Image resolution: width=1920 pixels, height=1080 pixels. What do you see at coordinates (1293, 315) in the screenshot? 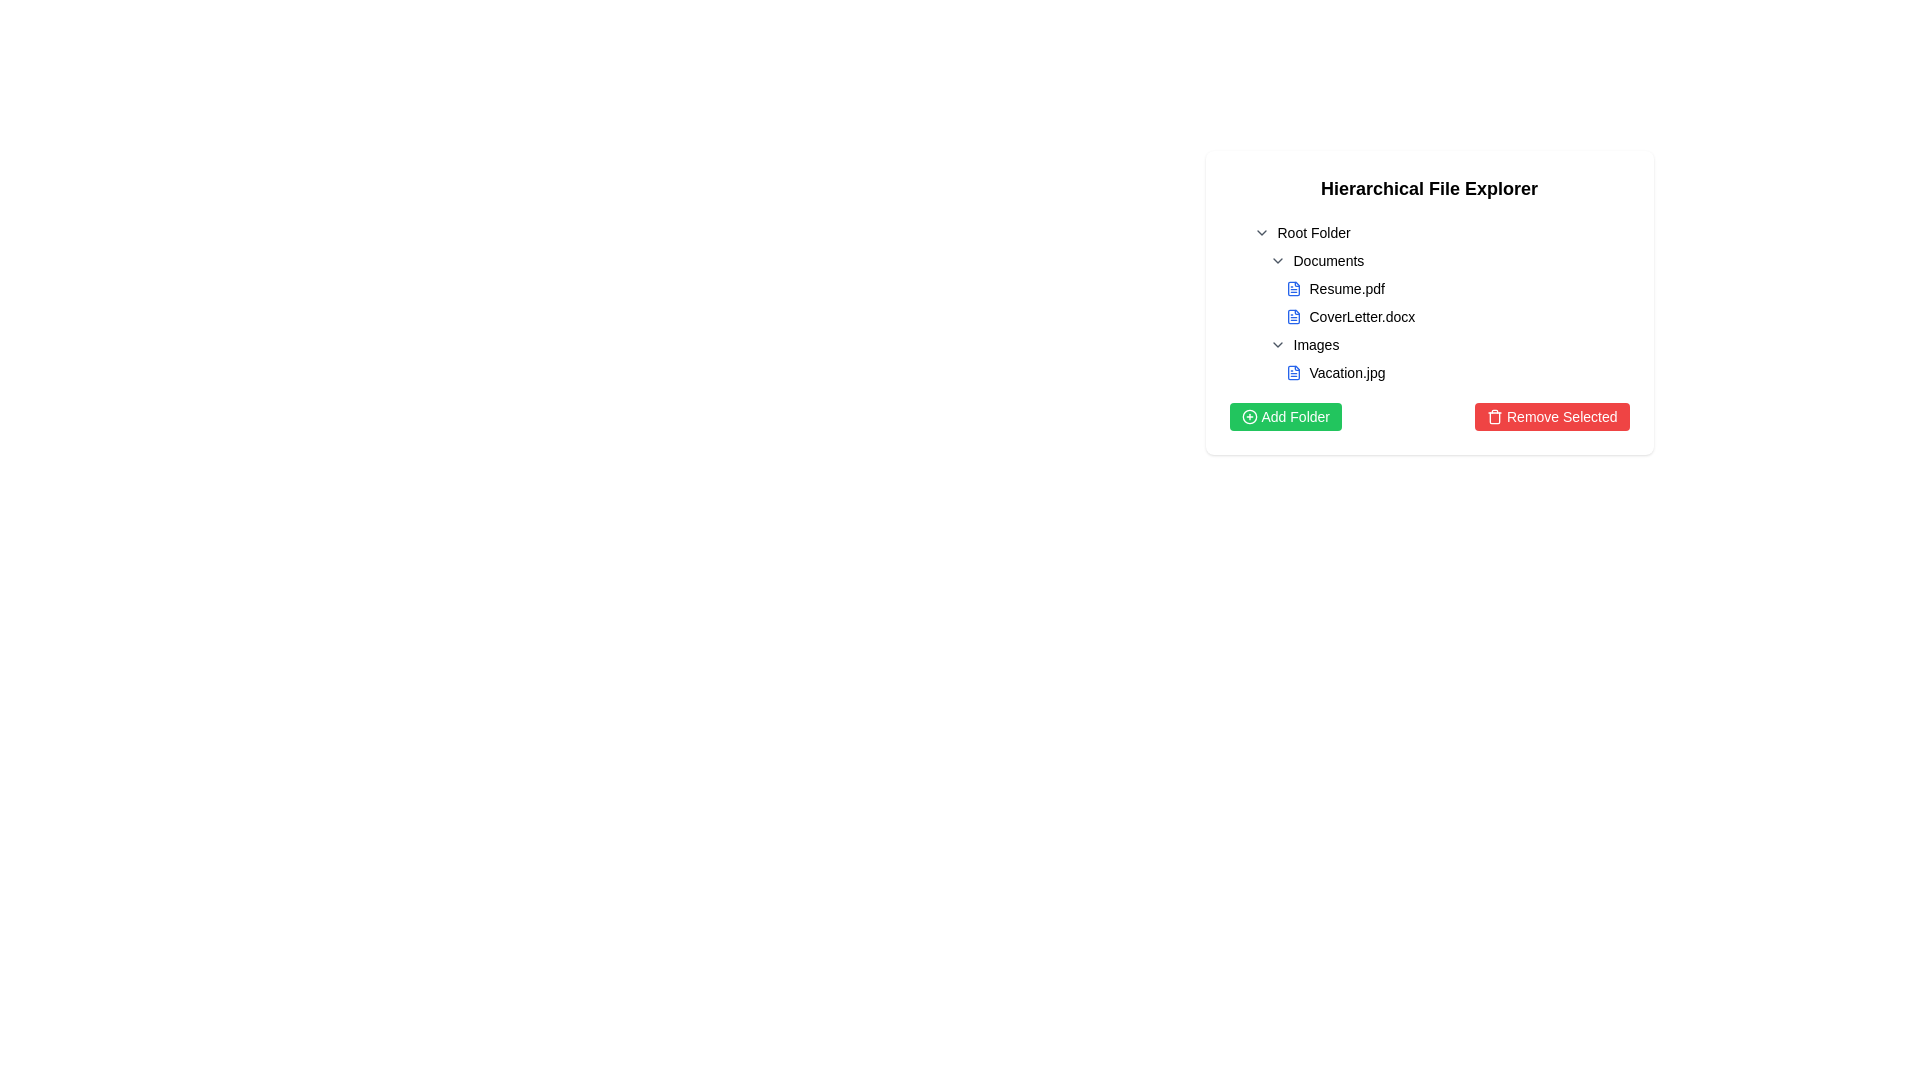
I see `the document file icon representing 'CoverLetter.docx'` at bounding box center [1293, 315].